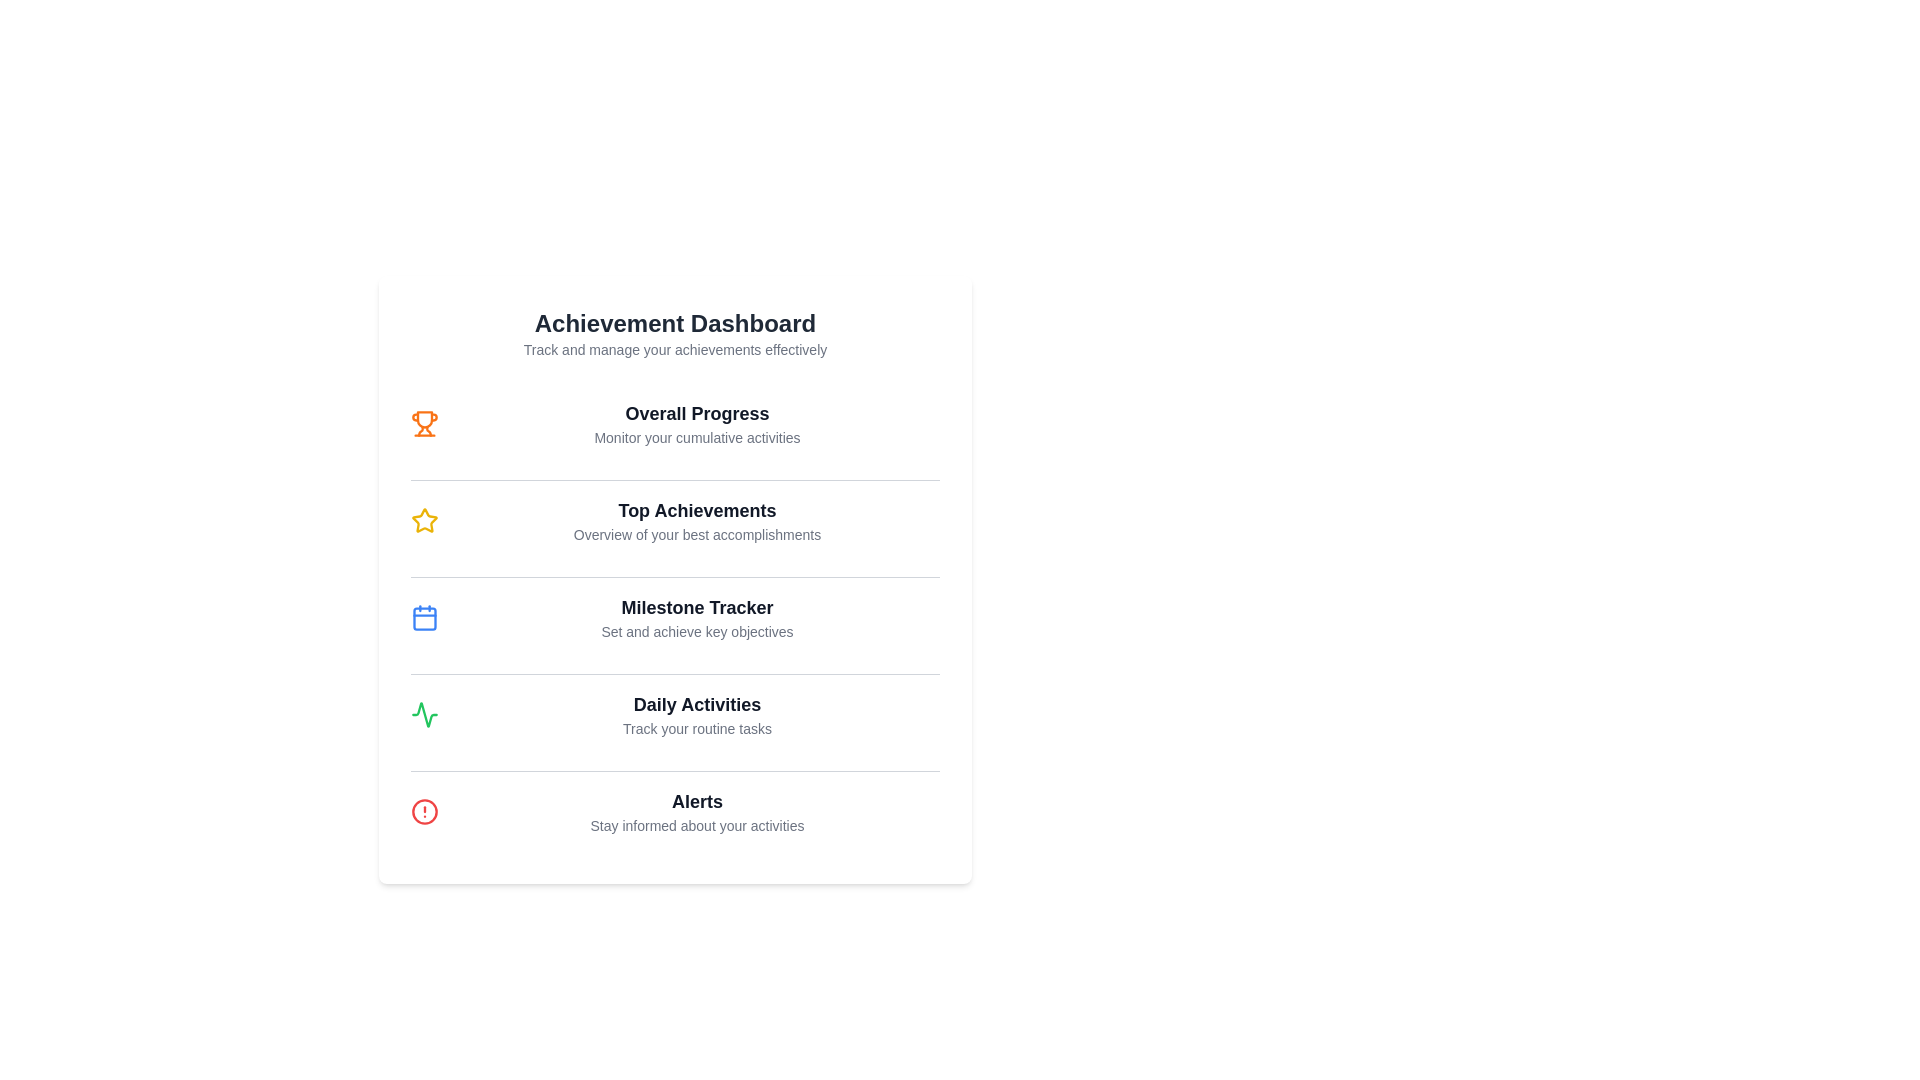 The image size is (1920, 1080). Describe the element at coordinates (424, 519) in the screenshot. I see `the bright yellow star icon that serves as the visual indicator for the 'Top Achievements' section in the dashboard interface` at that location.